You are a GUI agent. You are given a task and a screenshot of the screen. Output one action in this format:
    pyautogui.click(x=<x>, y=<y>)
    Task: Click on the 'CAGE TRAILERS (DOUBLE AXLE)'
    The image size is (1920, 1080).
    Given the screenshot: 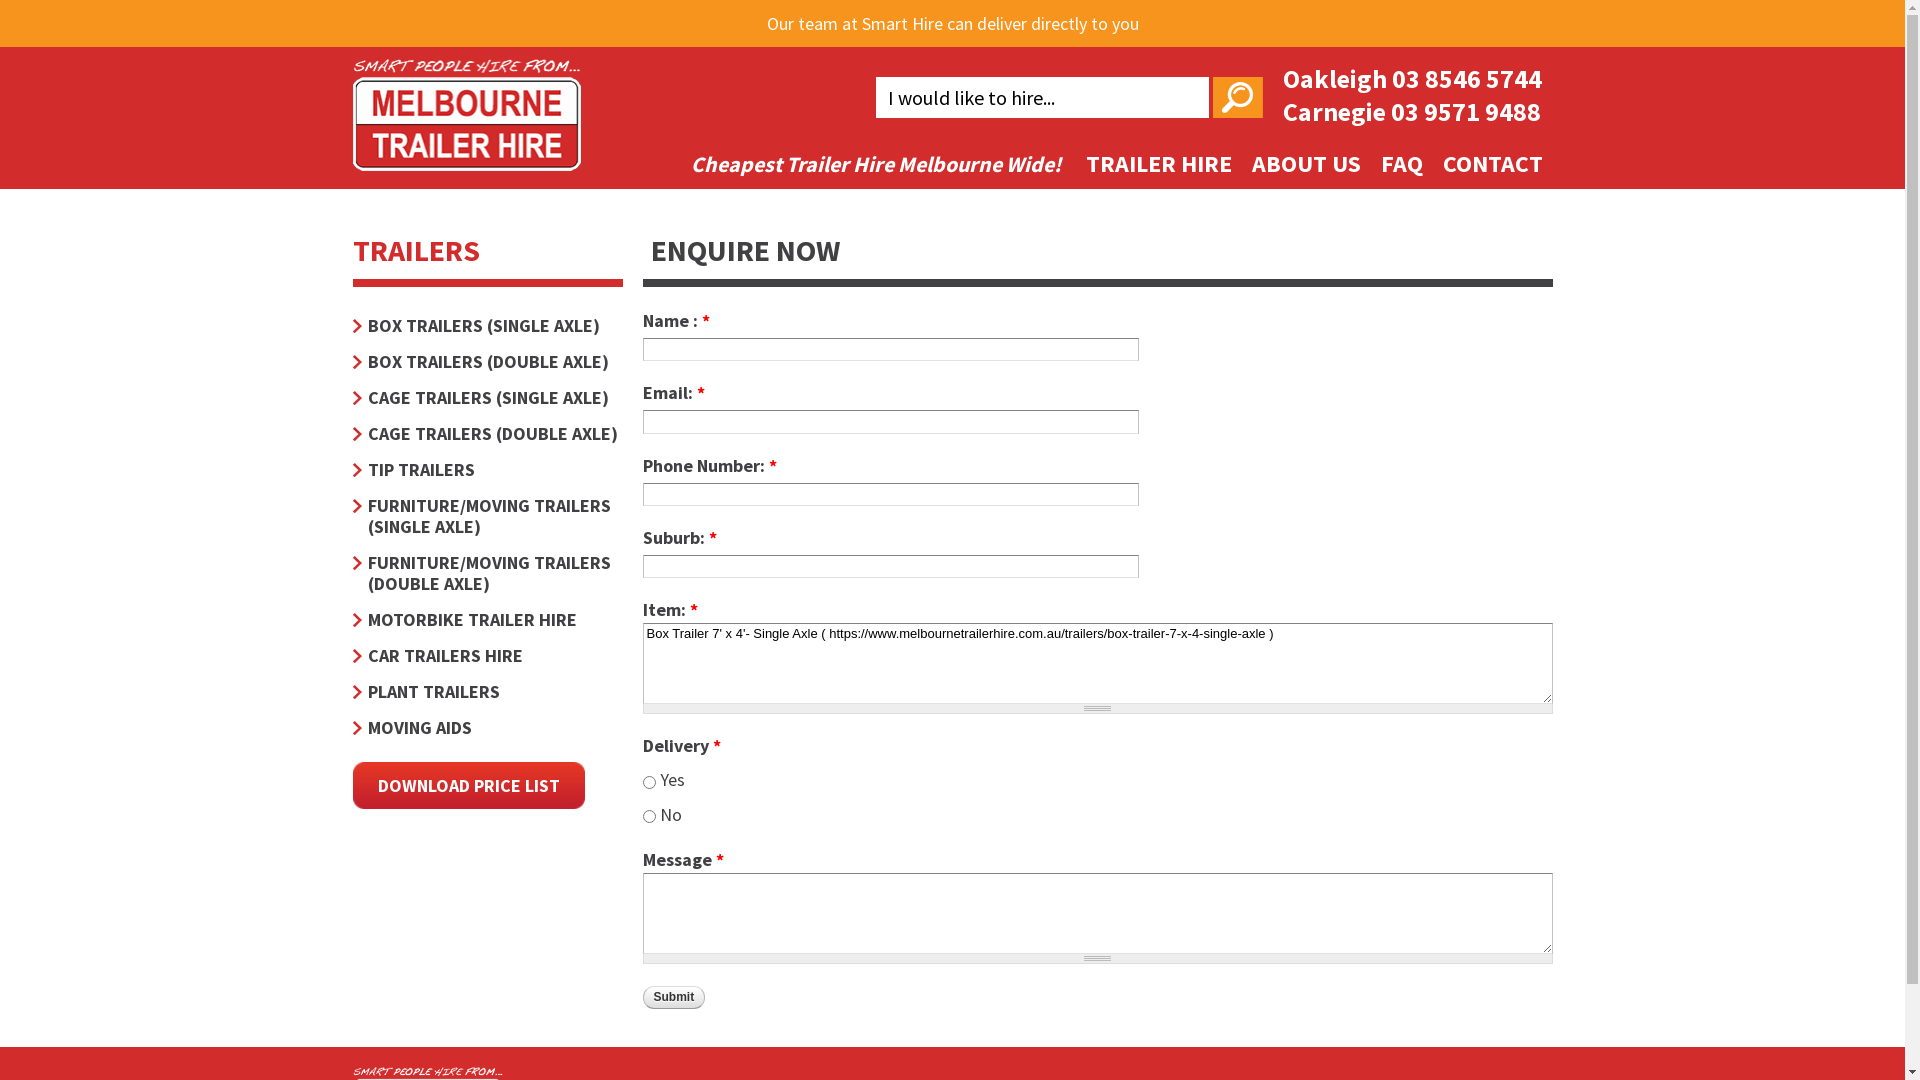 What is the action you would take?
    pyautogui.click(x=486, y=432)
    